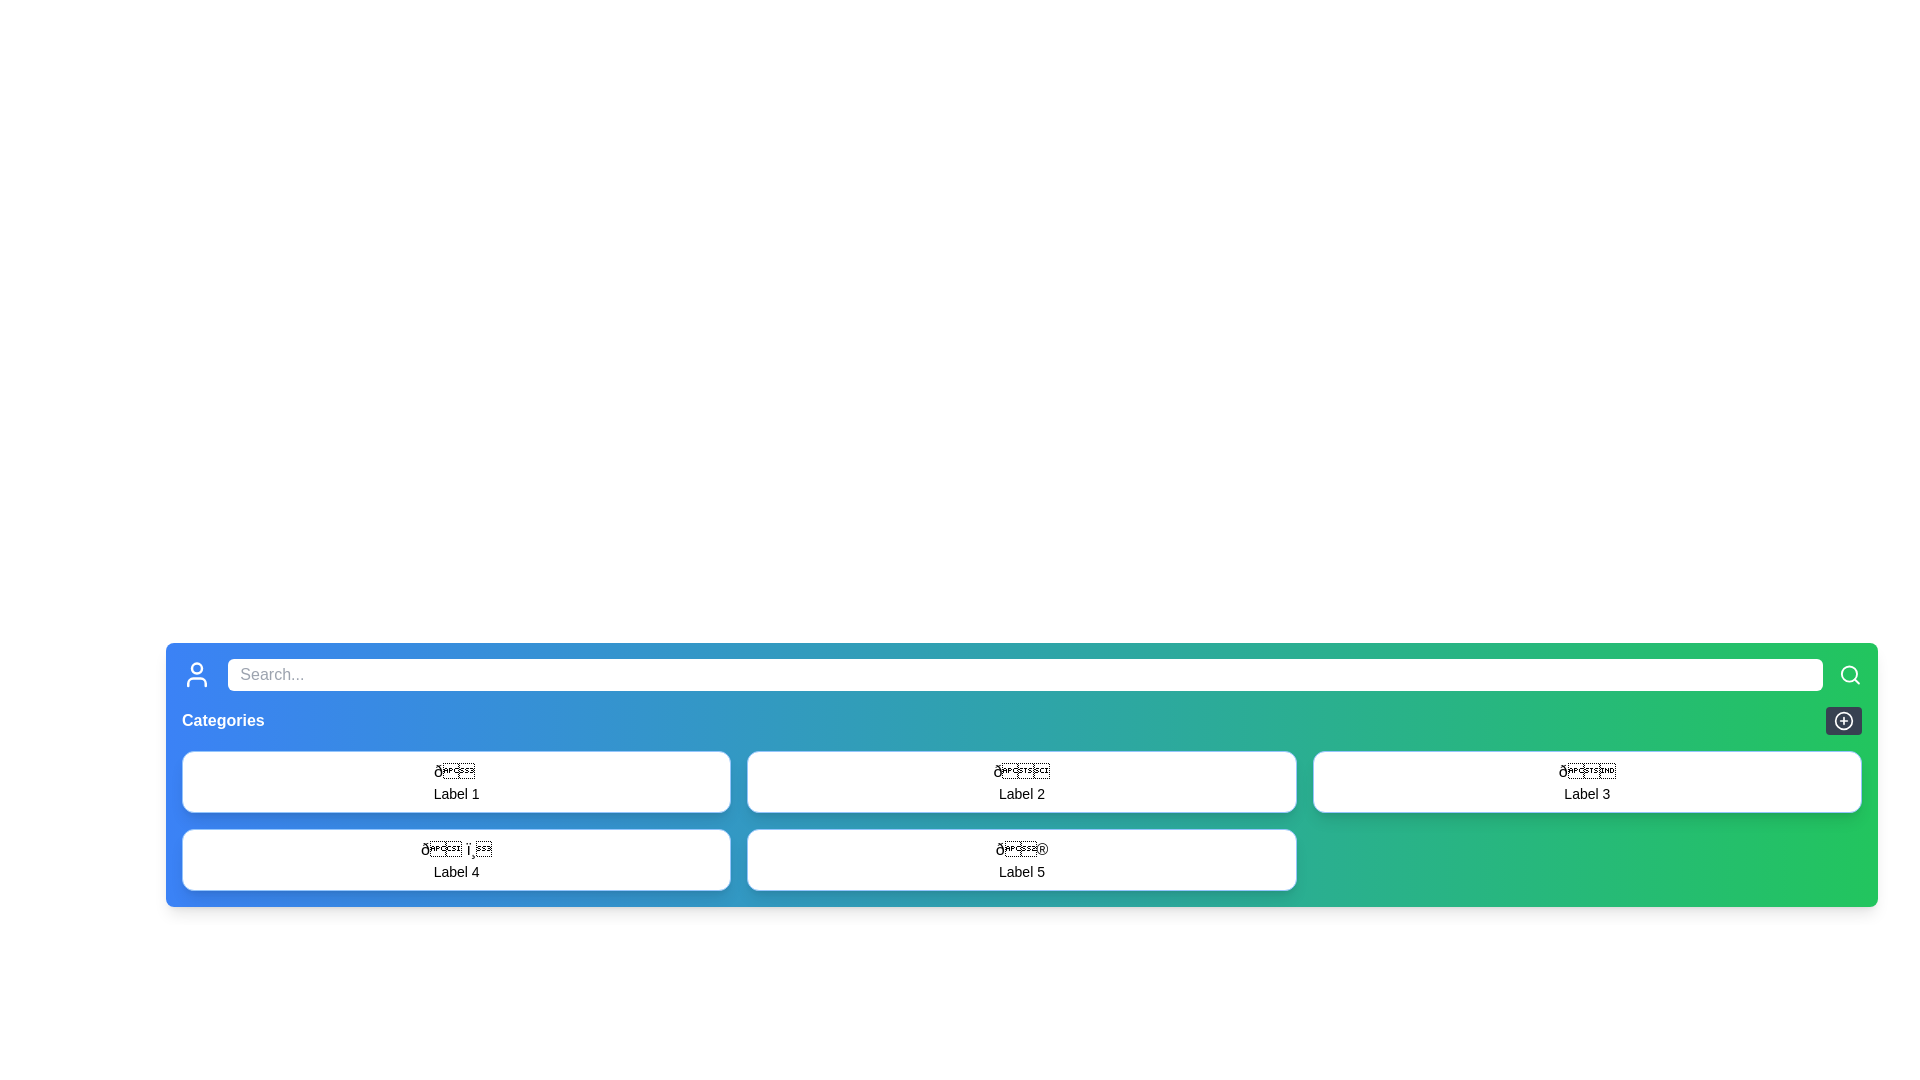 The width and height of the screenshot is (1920, 1080). I want to click on circular SVG shape icon with a plus sign located at the top-right corner of the search bar for more details, so click(1842, 721).